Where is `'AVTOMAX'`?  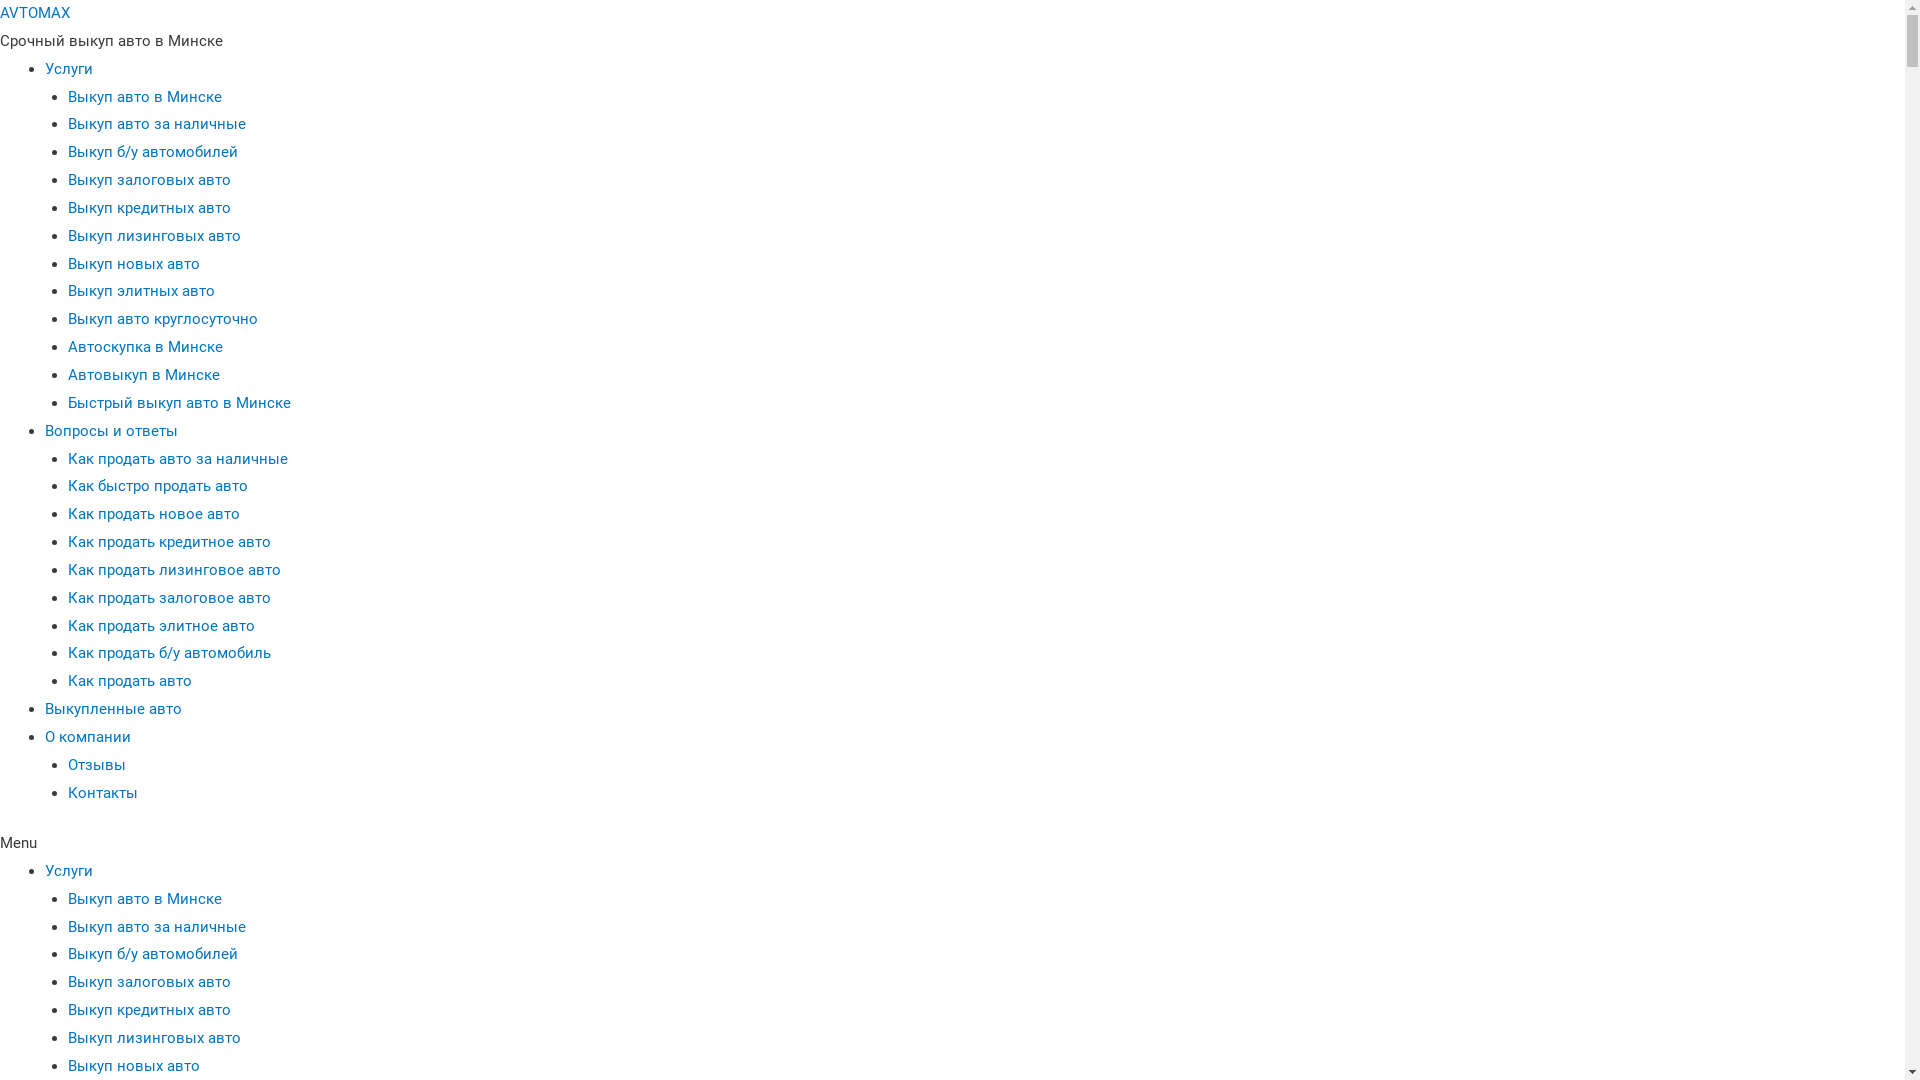 'AVTOMAX' is located at coordinates (34, 12).